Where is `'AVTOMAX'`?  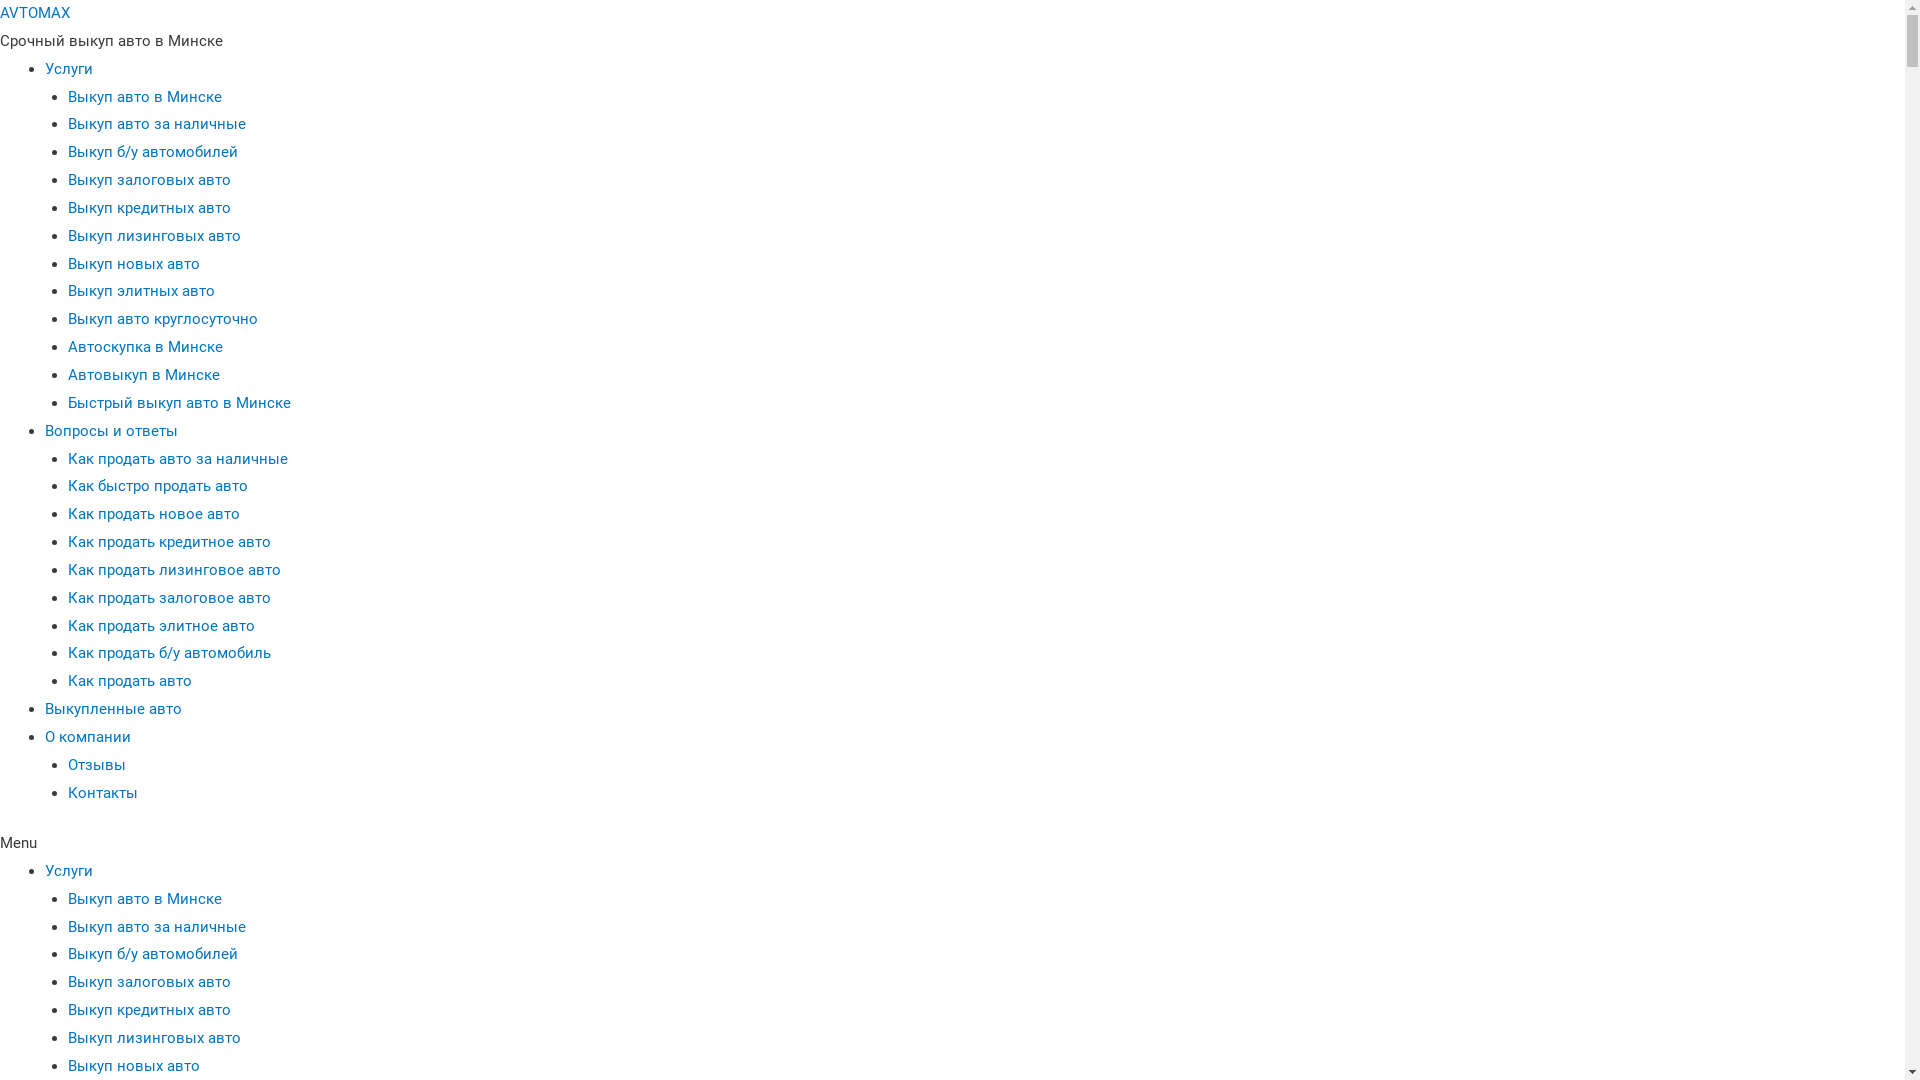 'AVTOMAX' is located at coordinates (34, 12).